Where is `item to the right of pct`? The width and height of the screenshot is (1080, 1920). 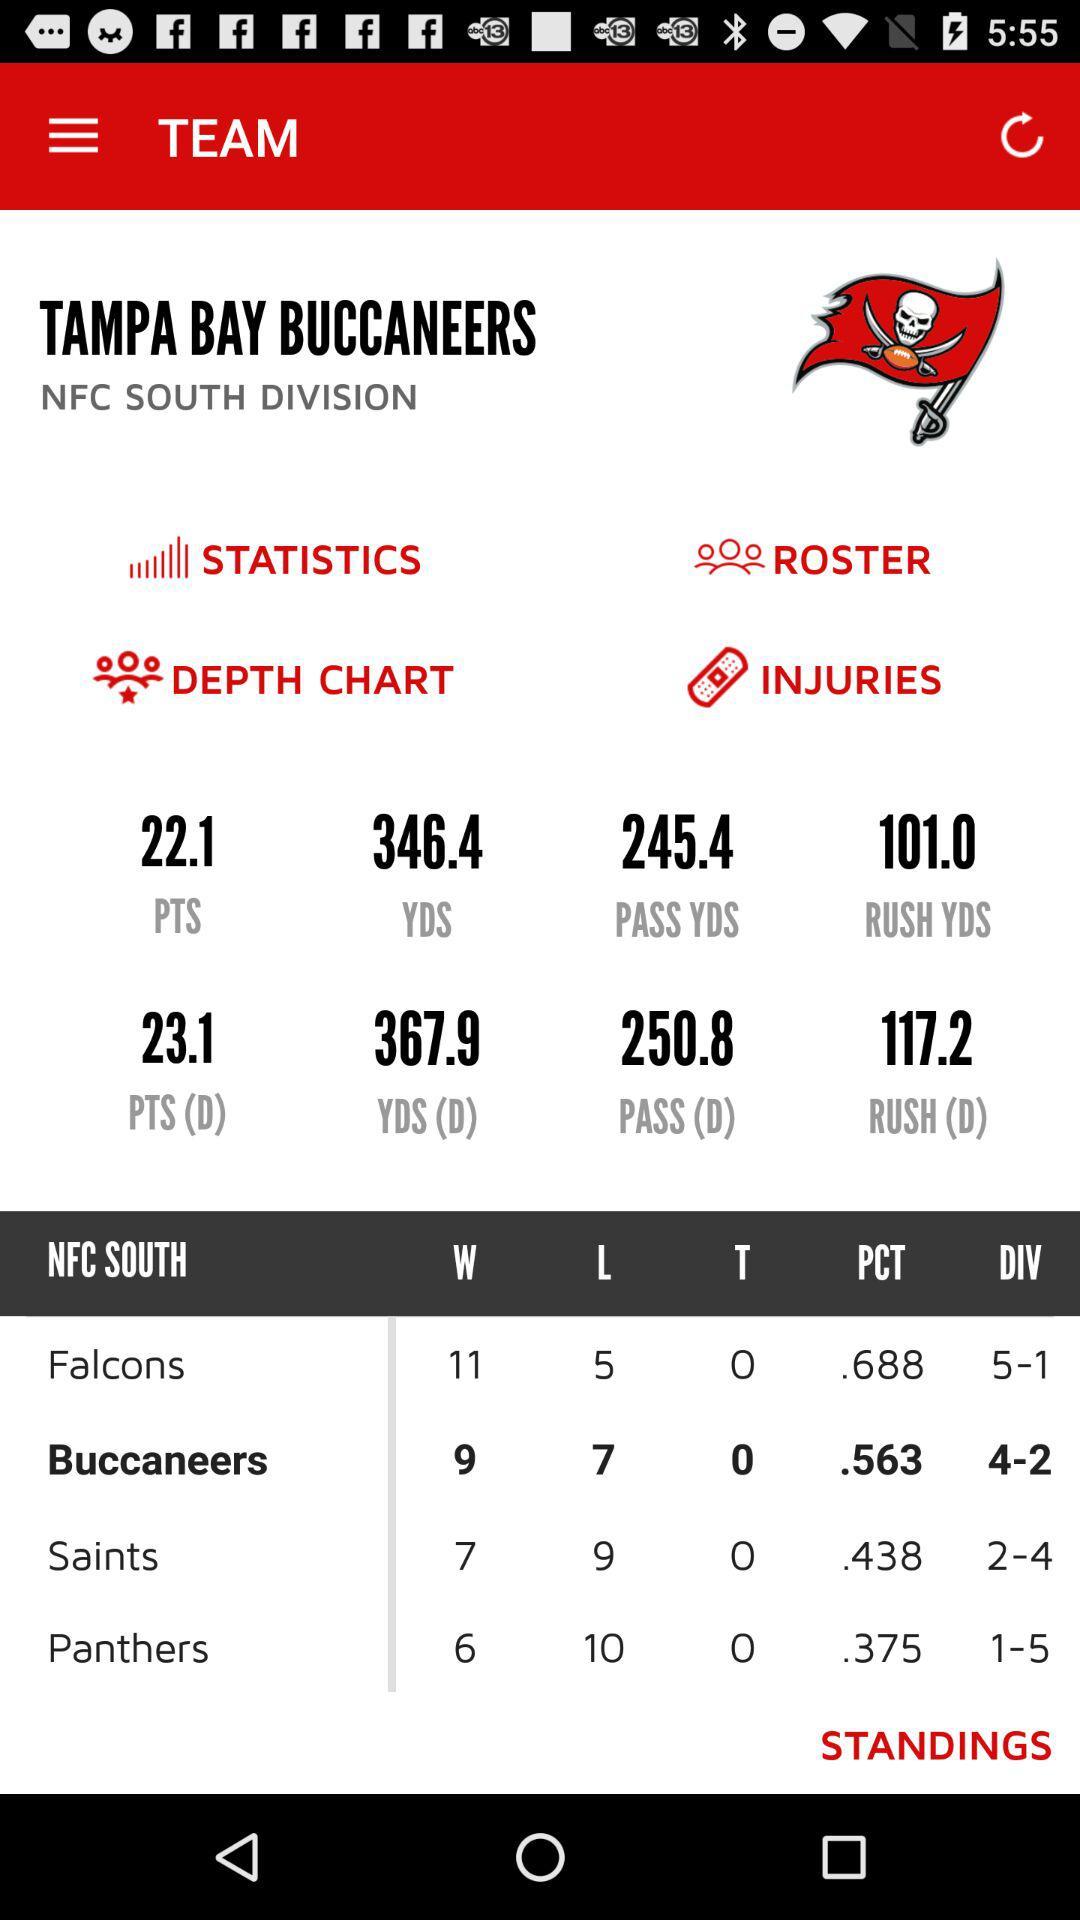 item to the right of pct is located at coordinates (1002, 1262).